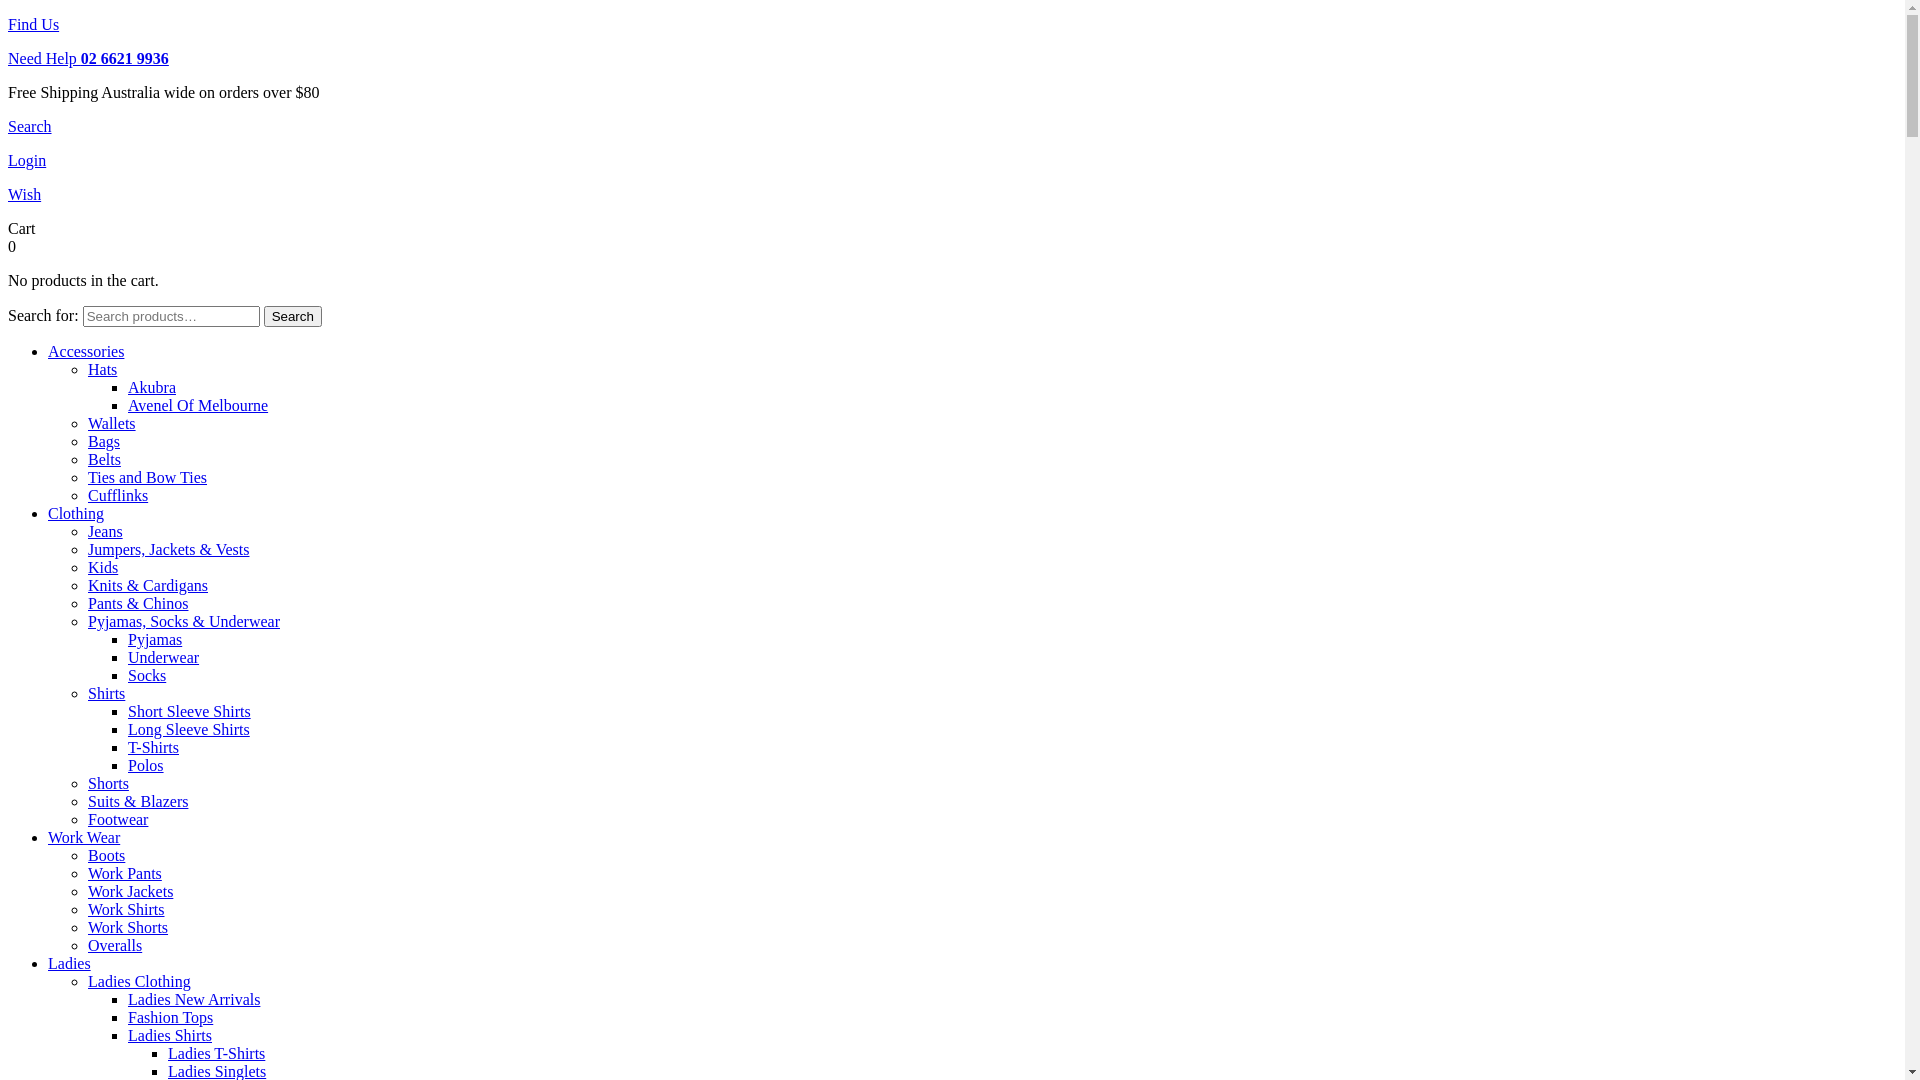  Describe the element at coordinates (125, 909) in the screenshot. I see `'Work Shirts'` at that location.